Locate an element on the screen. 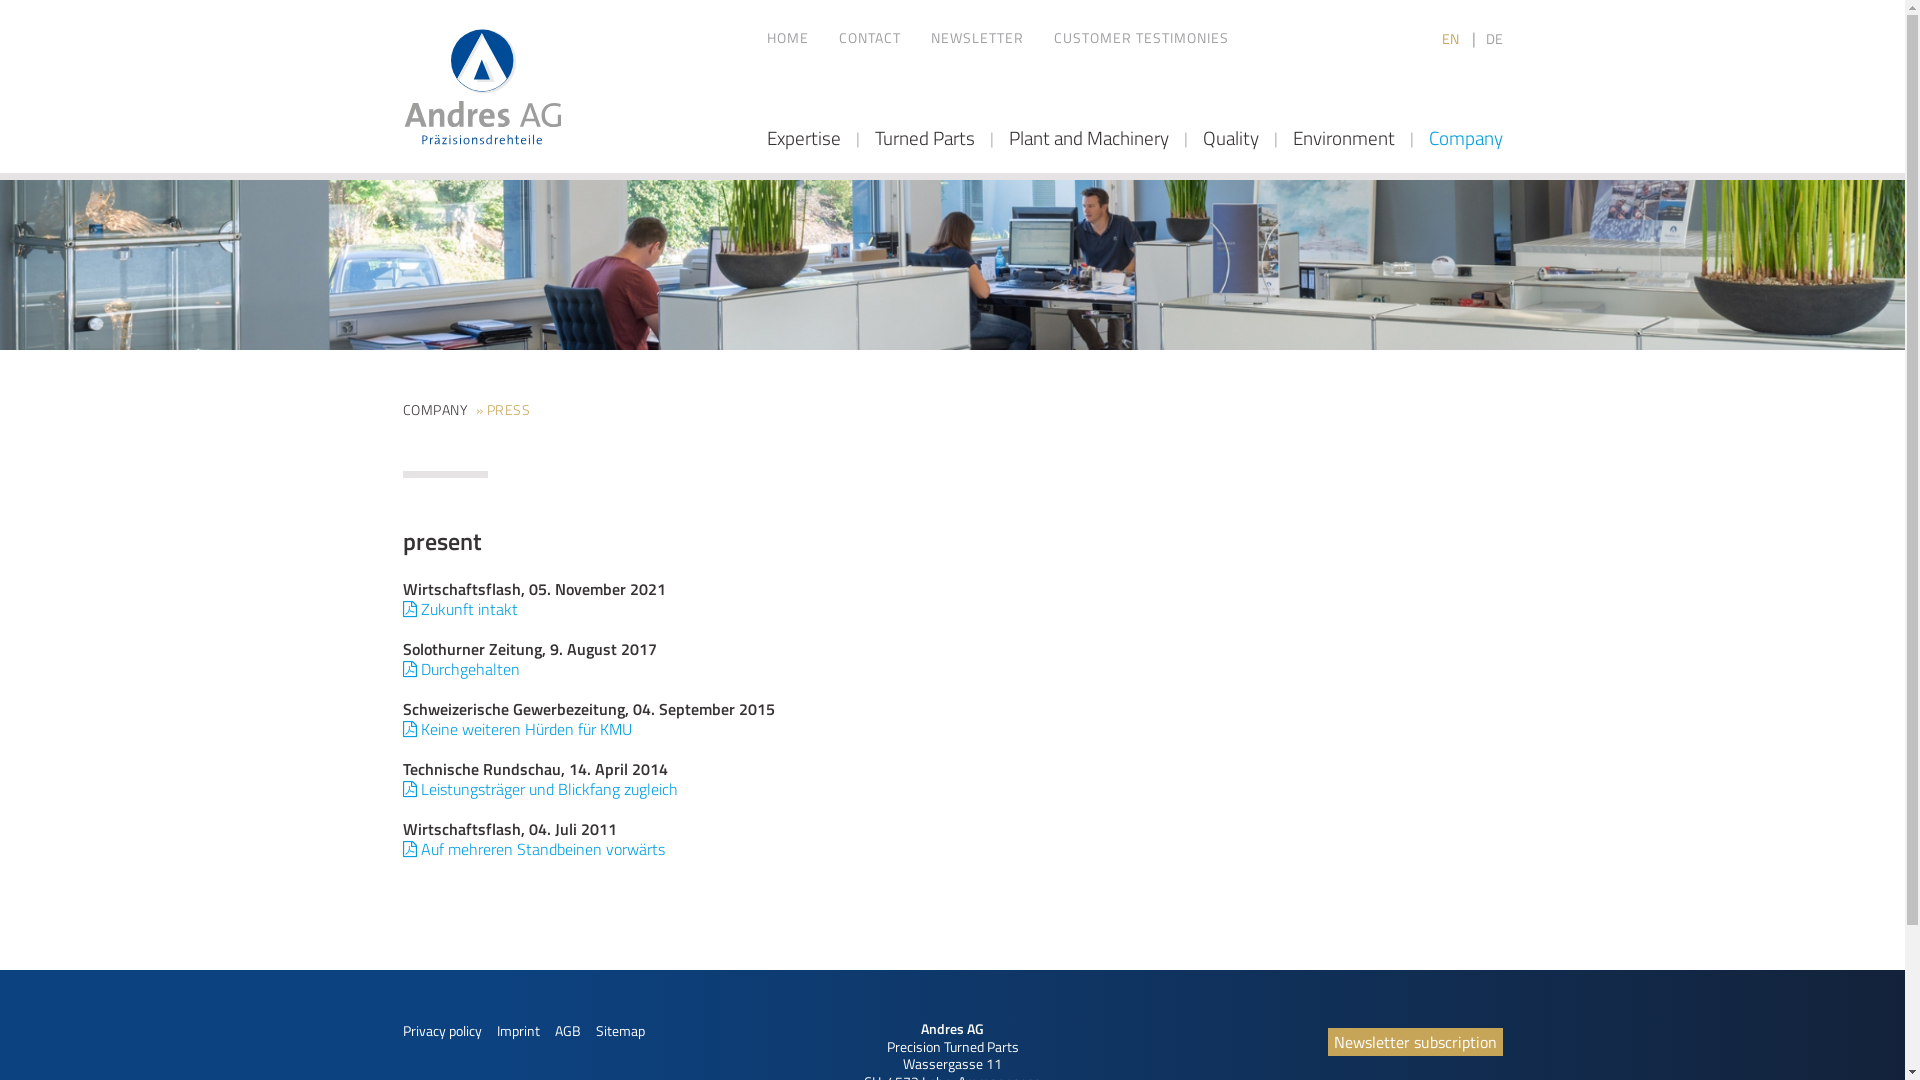 This screenshot has height=1080, width=1920. 'Newsletter subscription' is located at coordinates (1414, 1040).